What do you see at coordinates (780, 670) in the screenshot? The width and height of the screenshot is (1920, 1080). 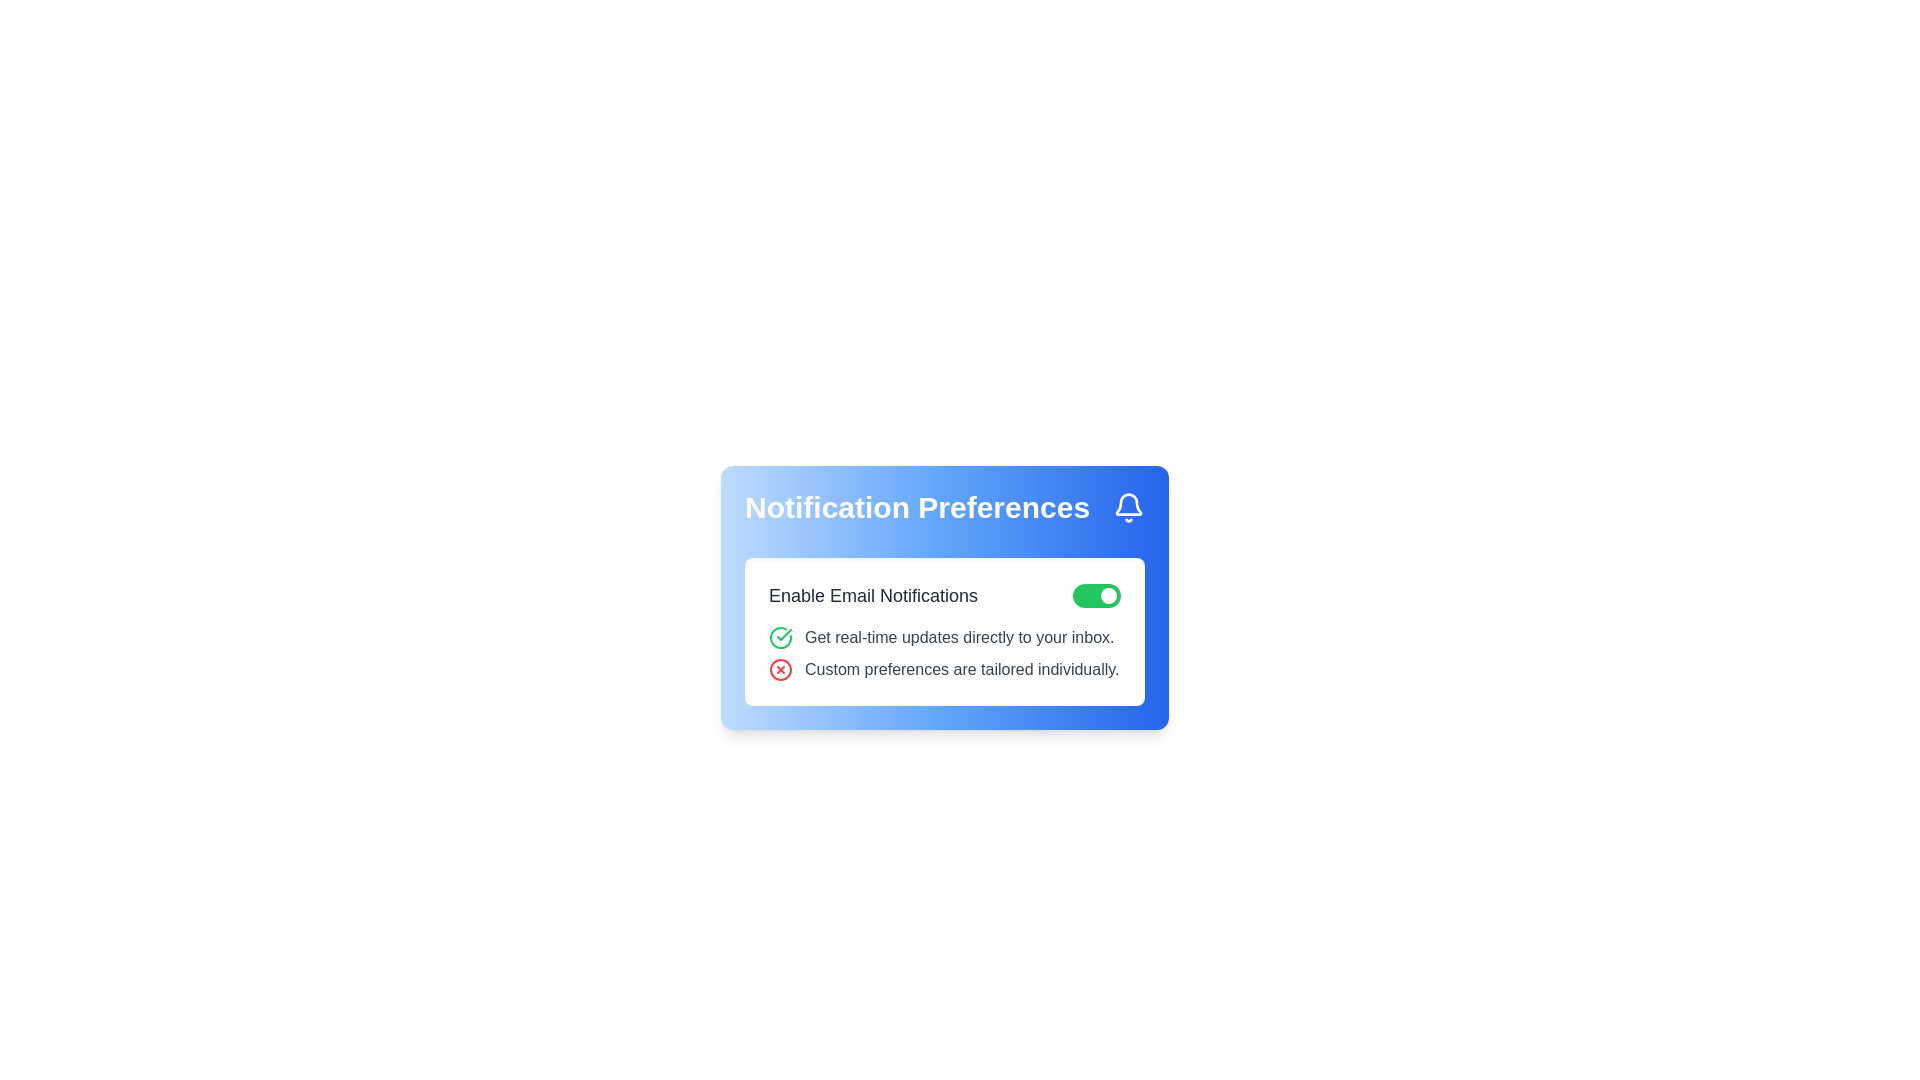 I see `the circular dismiss icon located at the bottom left of the notification preferences dialog, which serves as a visual component for dismissing messages or notifications` at bounding box center [780, 670].